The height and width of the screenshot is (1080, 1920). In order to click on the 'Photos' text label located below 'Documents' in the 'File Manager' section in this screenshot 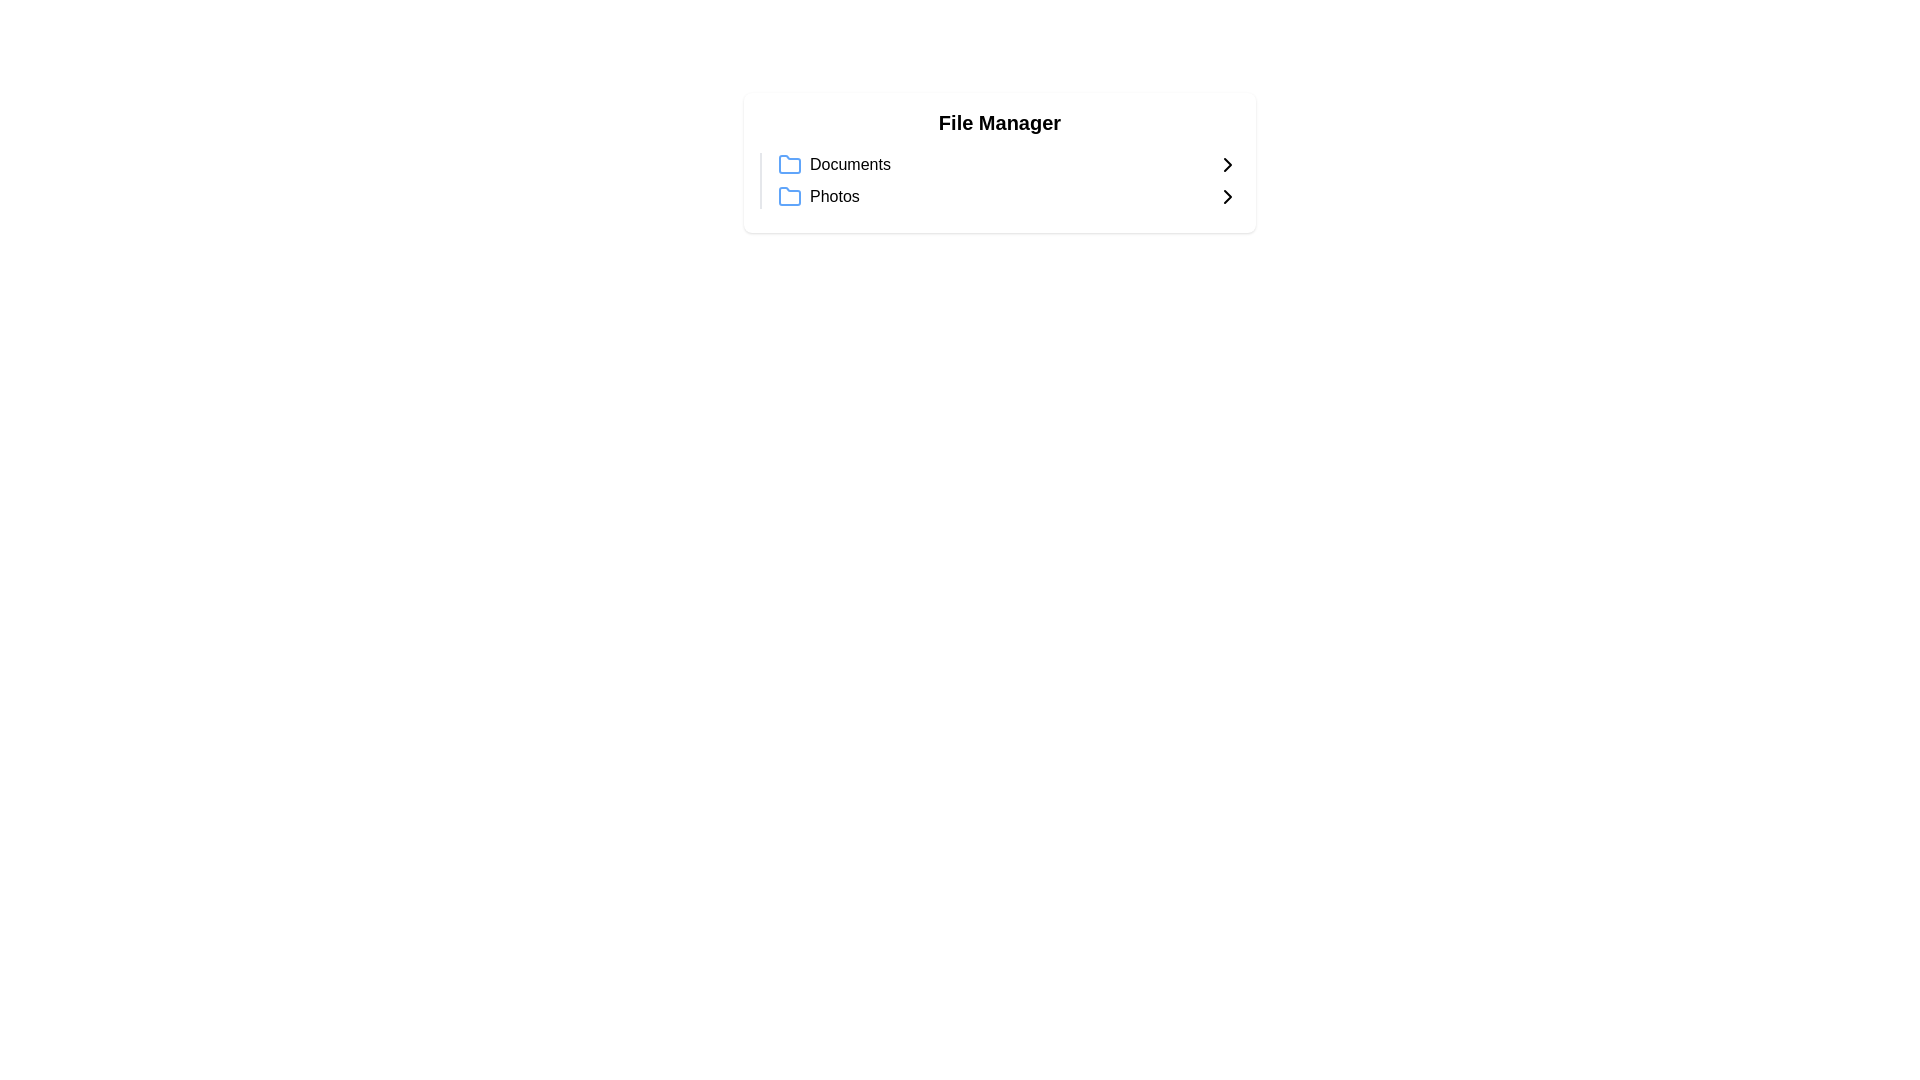, I will do `click(834, 196)`.